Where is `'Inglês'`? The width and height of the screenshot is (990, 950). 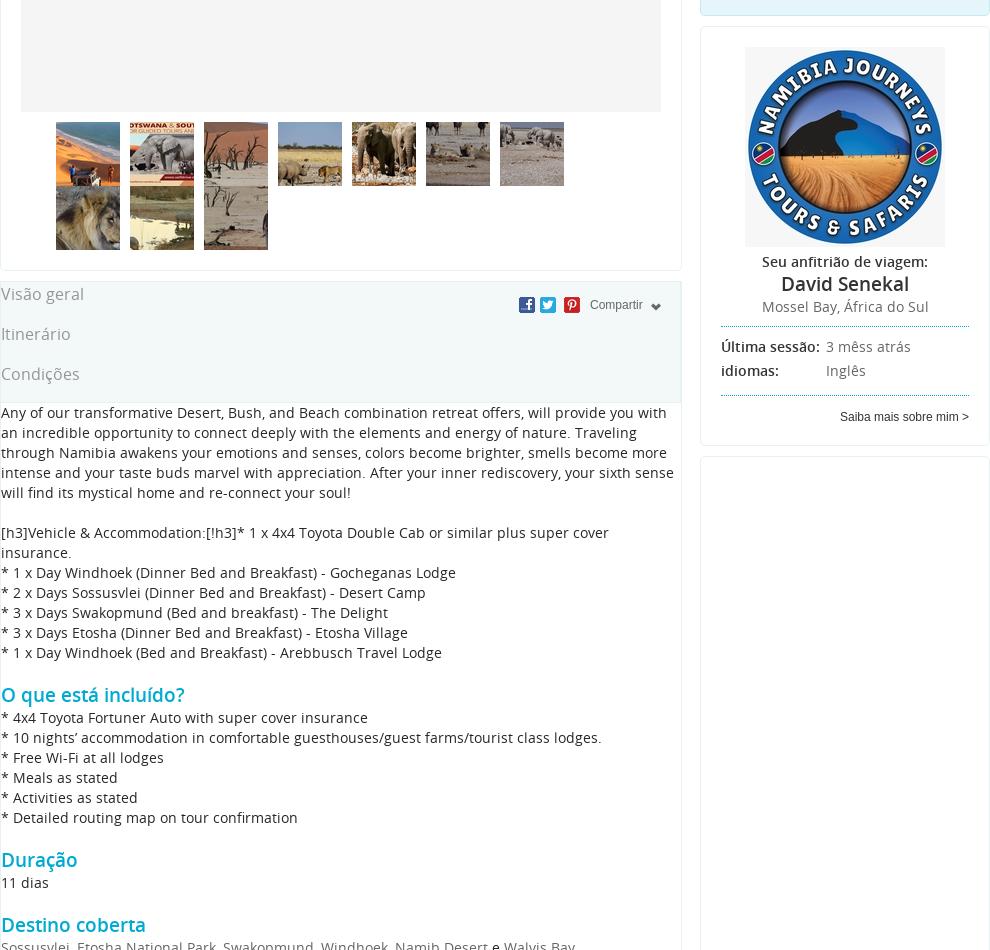
'Inglês' is located at coordinates (845, 369).